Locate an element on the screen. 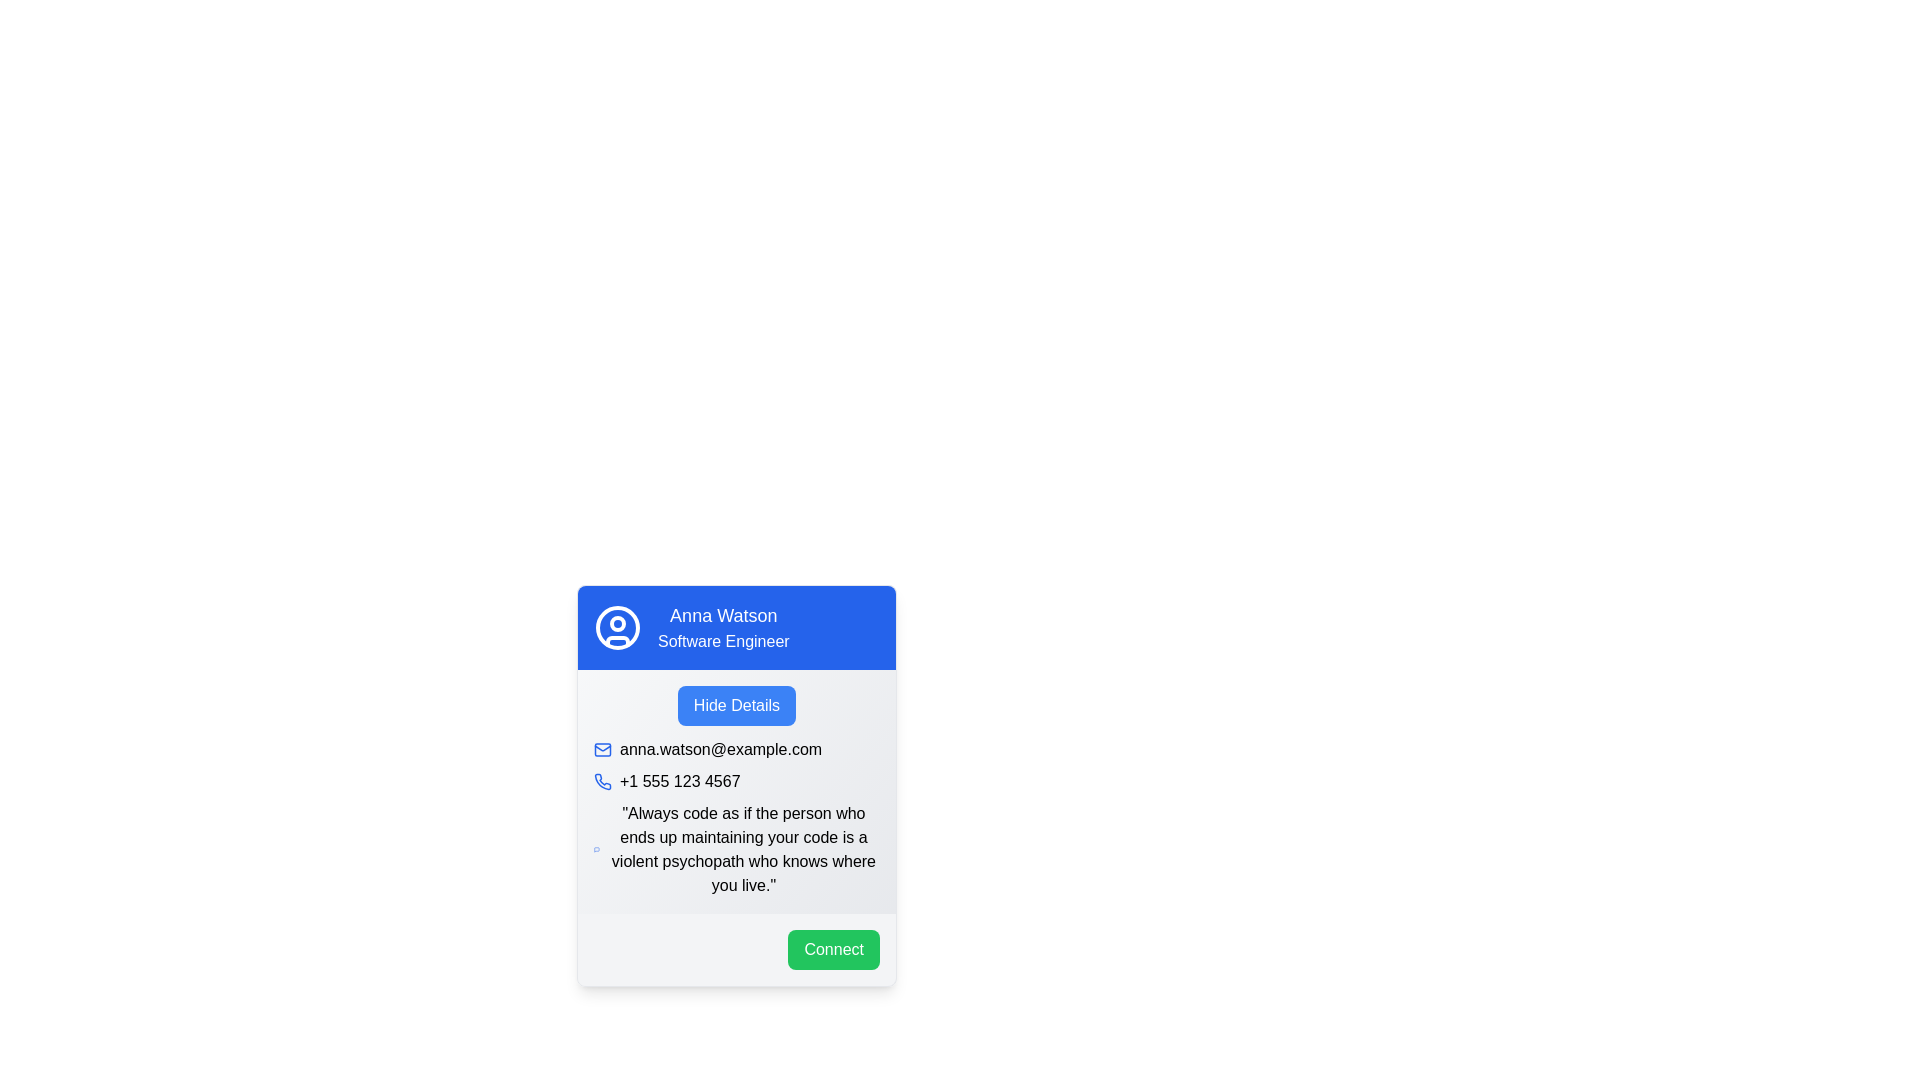  the 'Connect' button, which has a green background and rounded corners, located at the bottom right of a light gray section within a card layout is located at coordinates (736, 948).